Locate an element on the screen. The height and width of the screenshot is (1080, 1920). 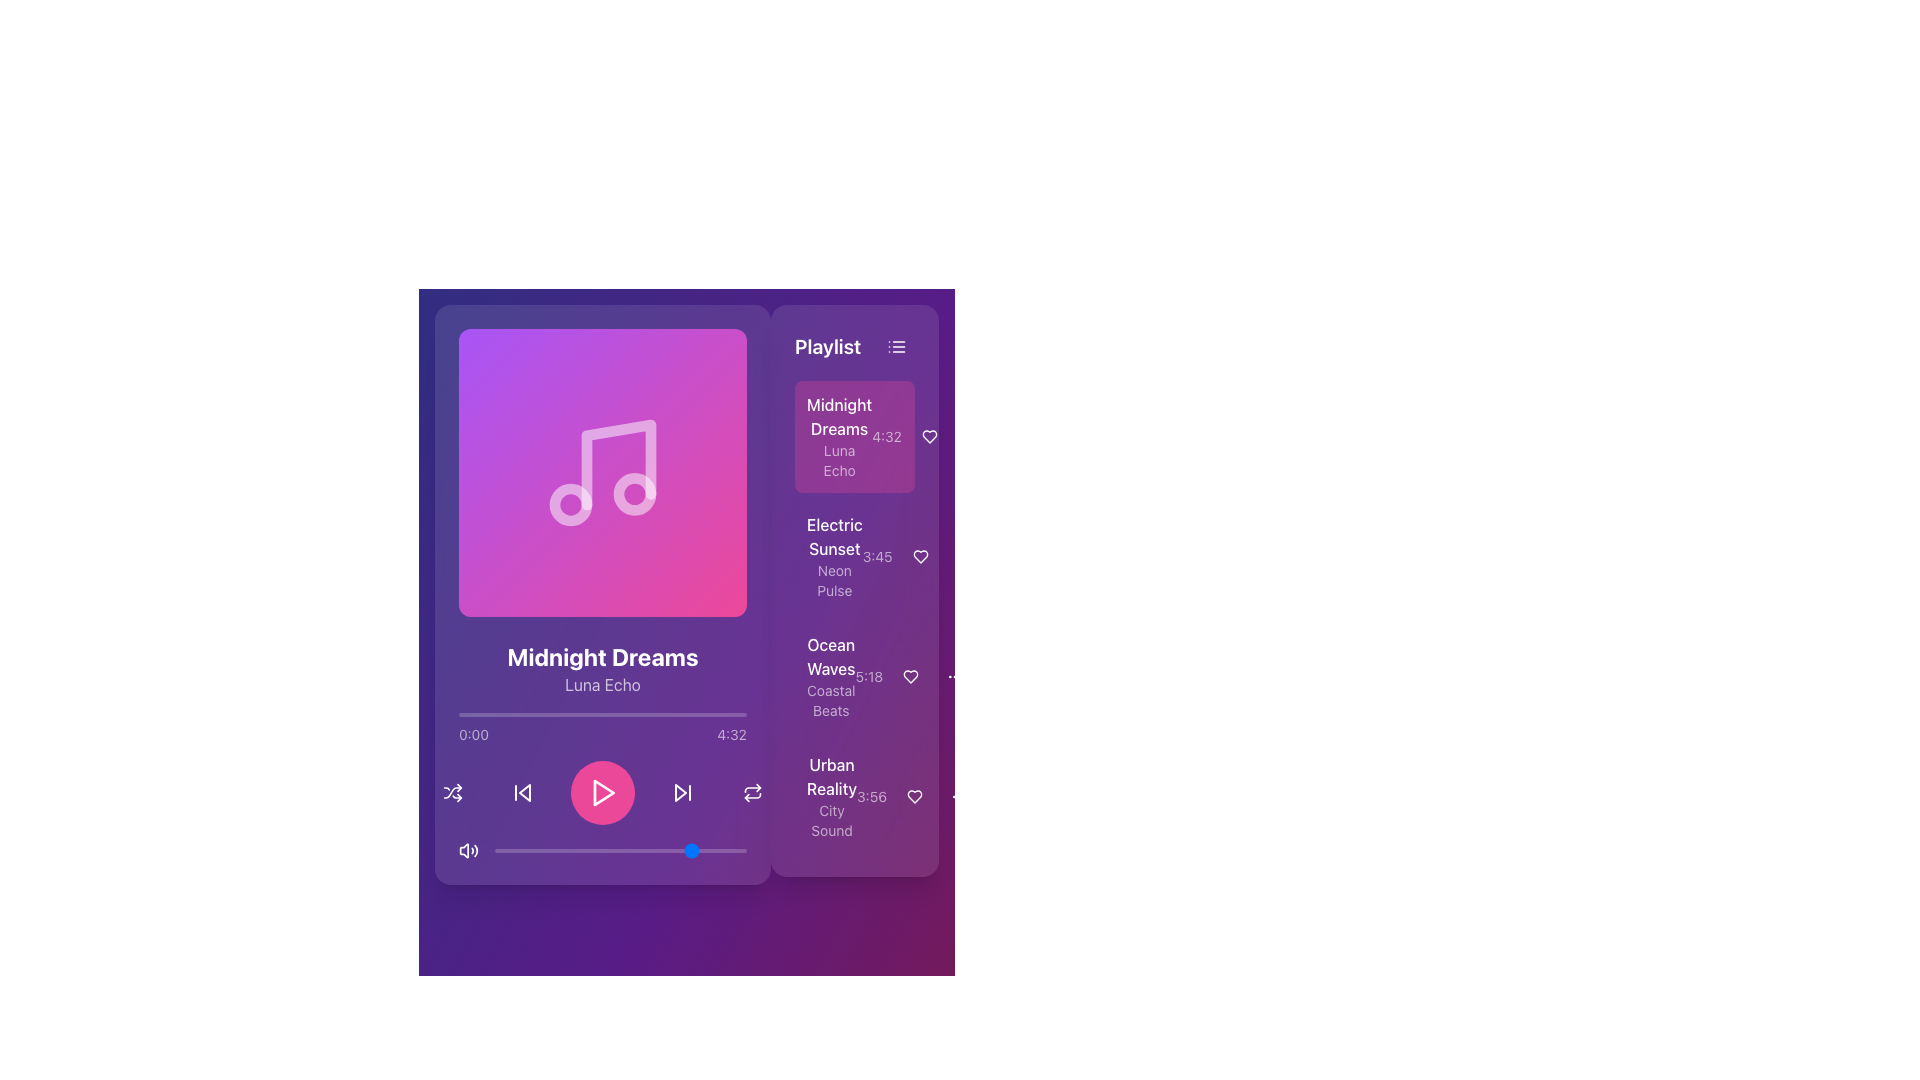
the progress bar located beneath the music title and above the playback controls to interact with it is located at coordinates (602, 713).